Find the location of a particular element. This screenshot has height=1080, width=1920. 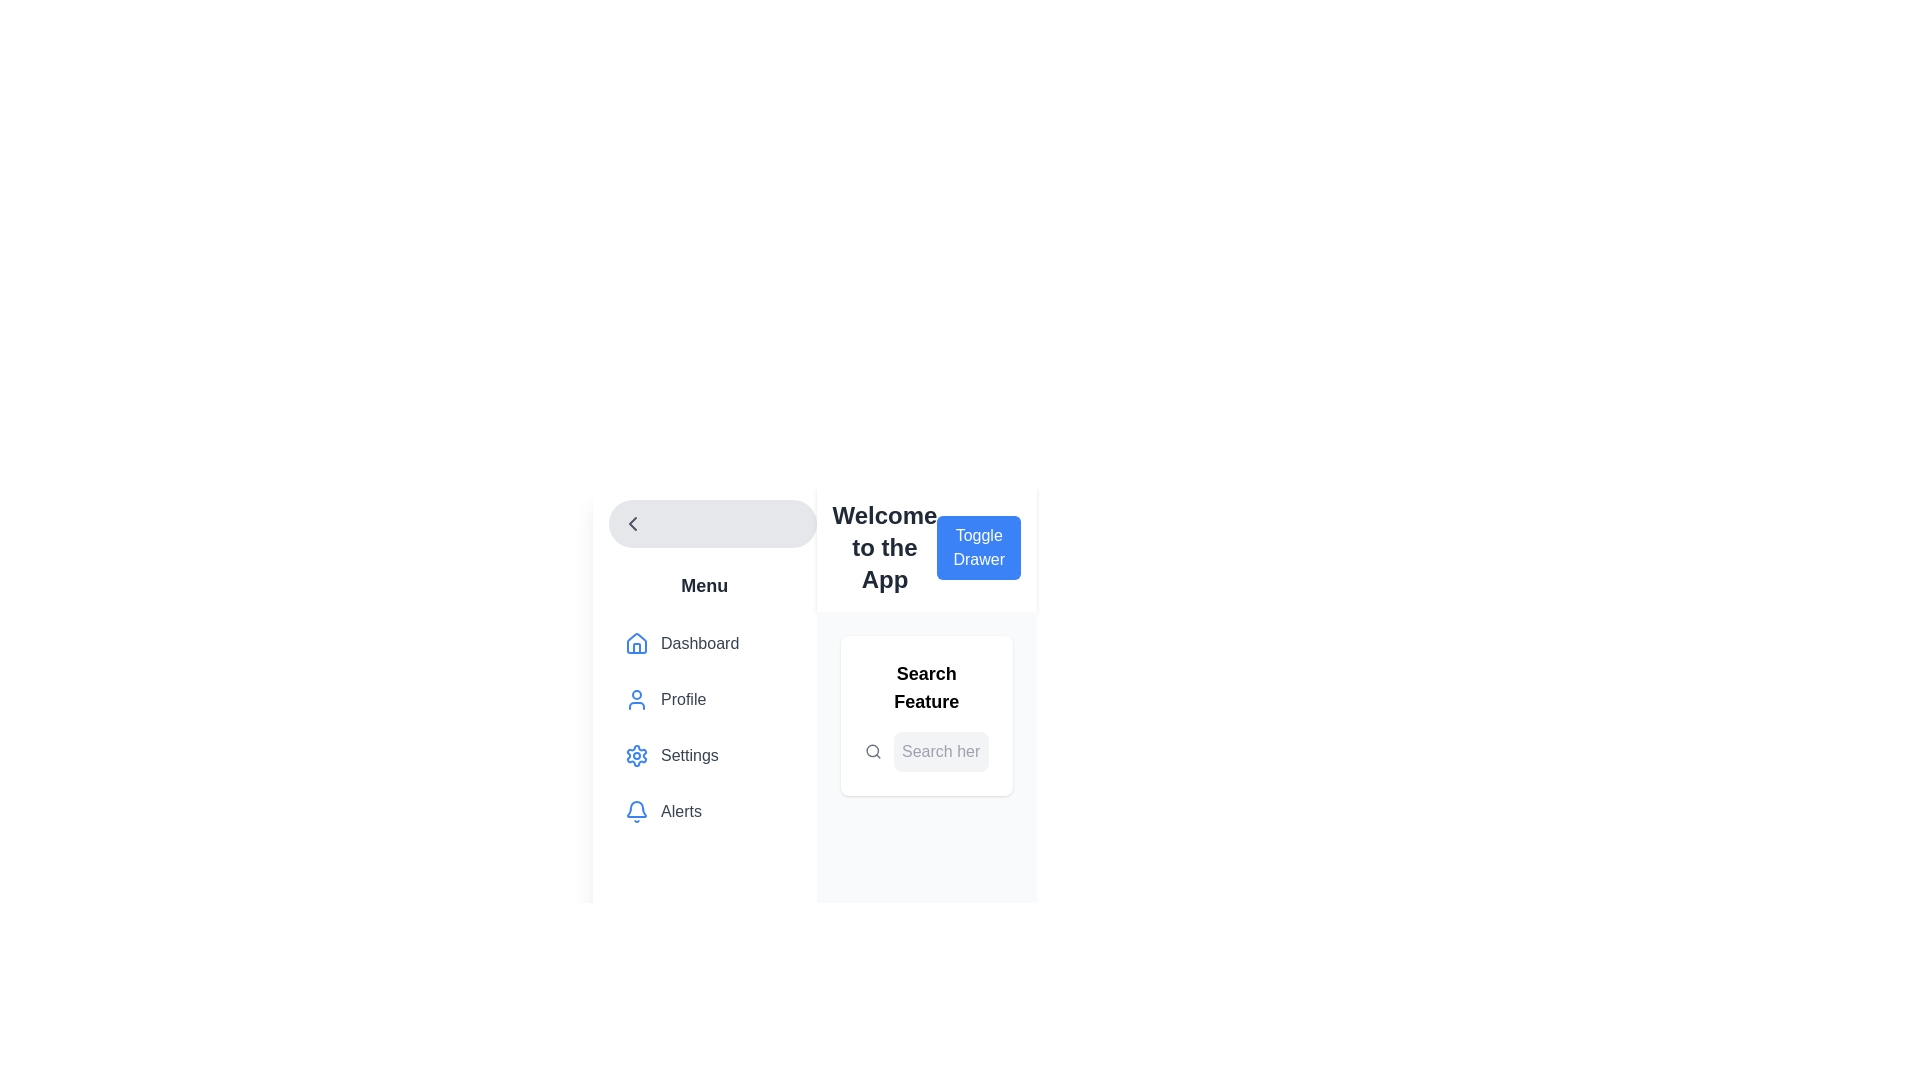

the 'Profile' menu item, which is the second item in the vertical navigation menu, located below 'Dashboard' and above 'Settings' is located at coordinates (704, 701).